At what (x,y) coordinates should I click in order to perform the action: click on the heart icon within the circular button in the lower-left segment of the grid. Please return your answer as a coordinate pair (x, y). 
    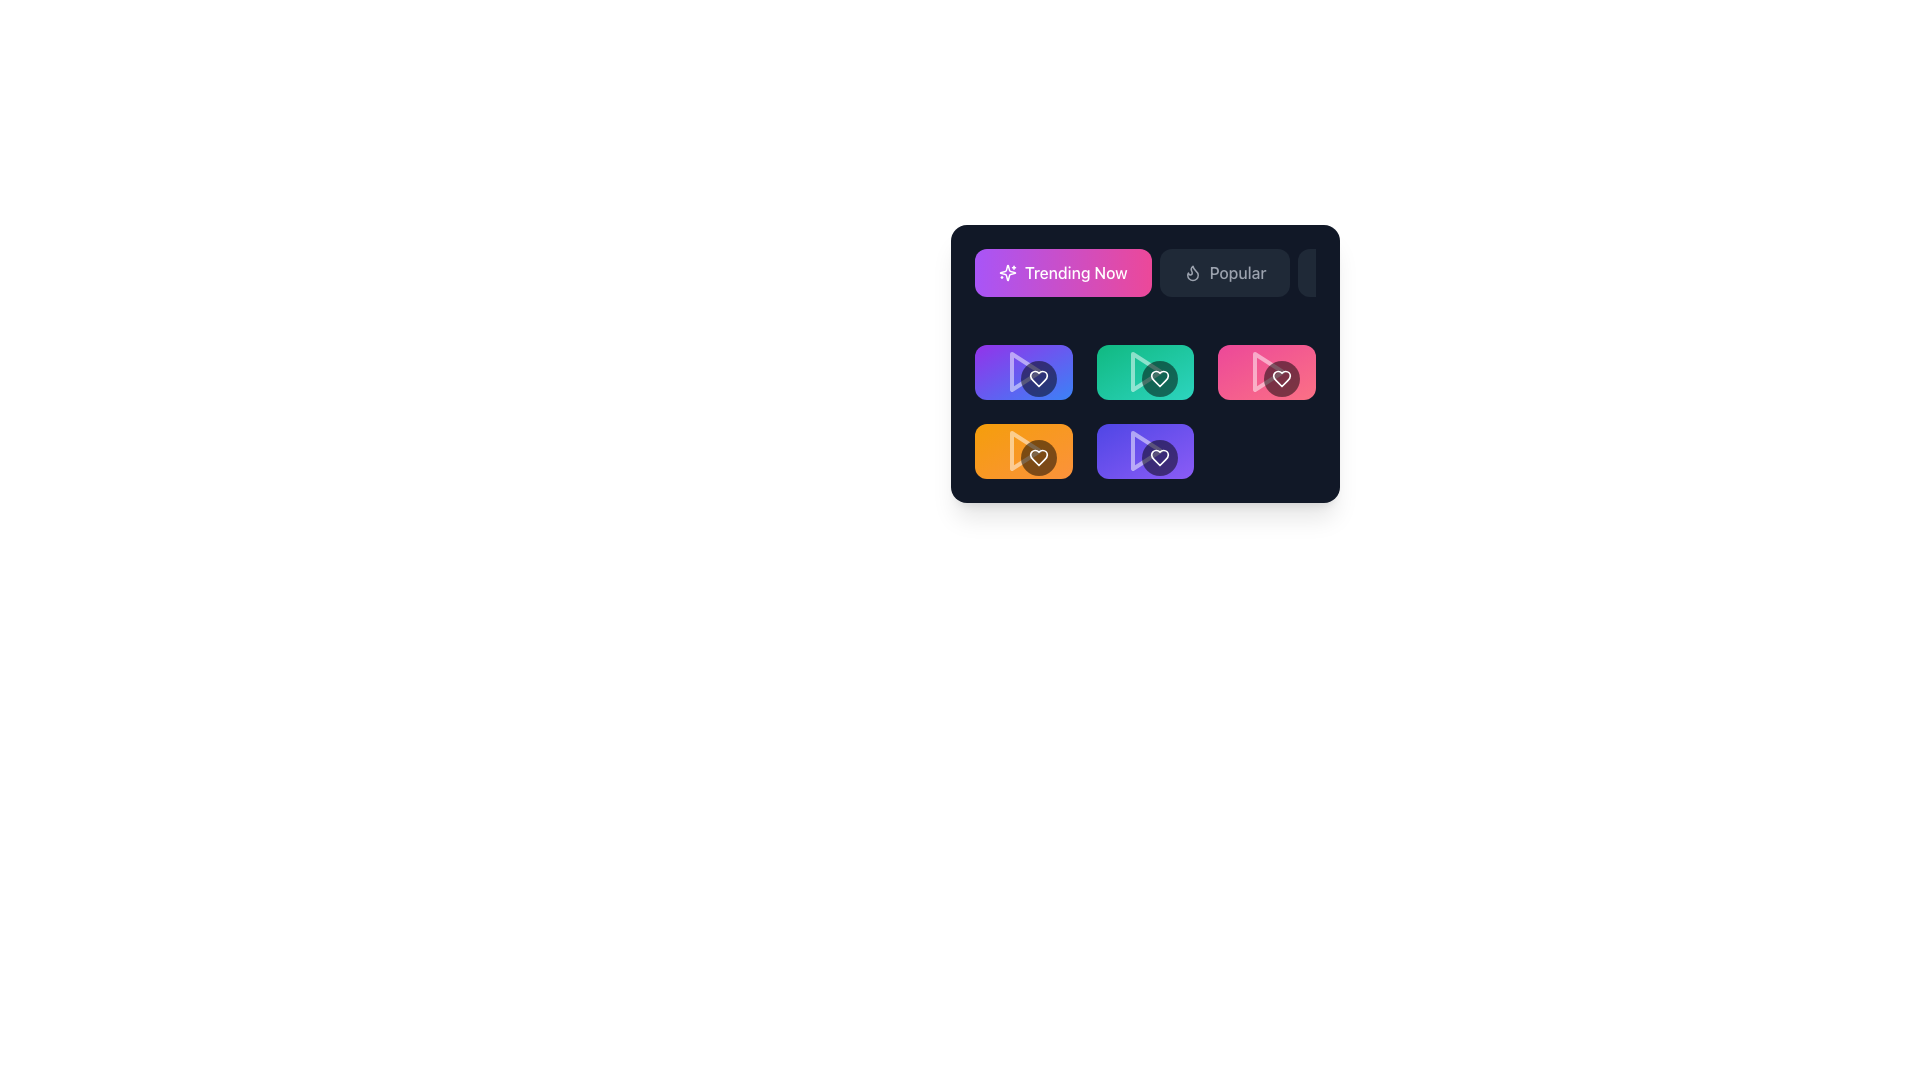
    Looking at the image, I should click on (1038, 457).